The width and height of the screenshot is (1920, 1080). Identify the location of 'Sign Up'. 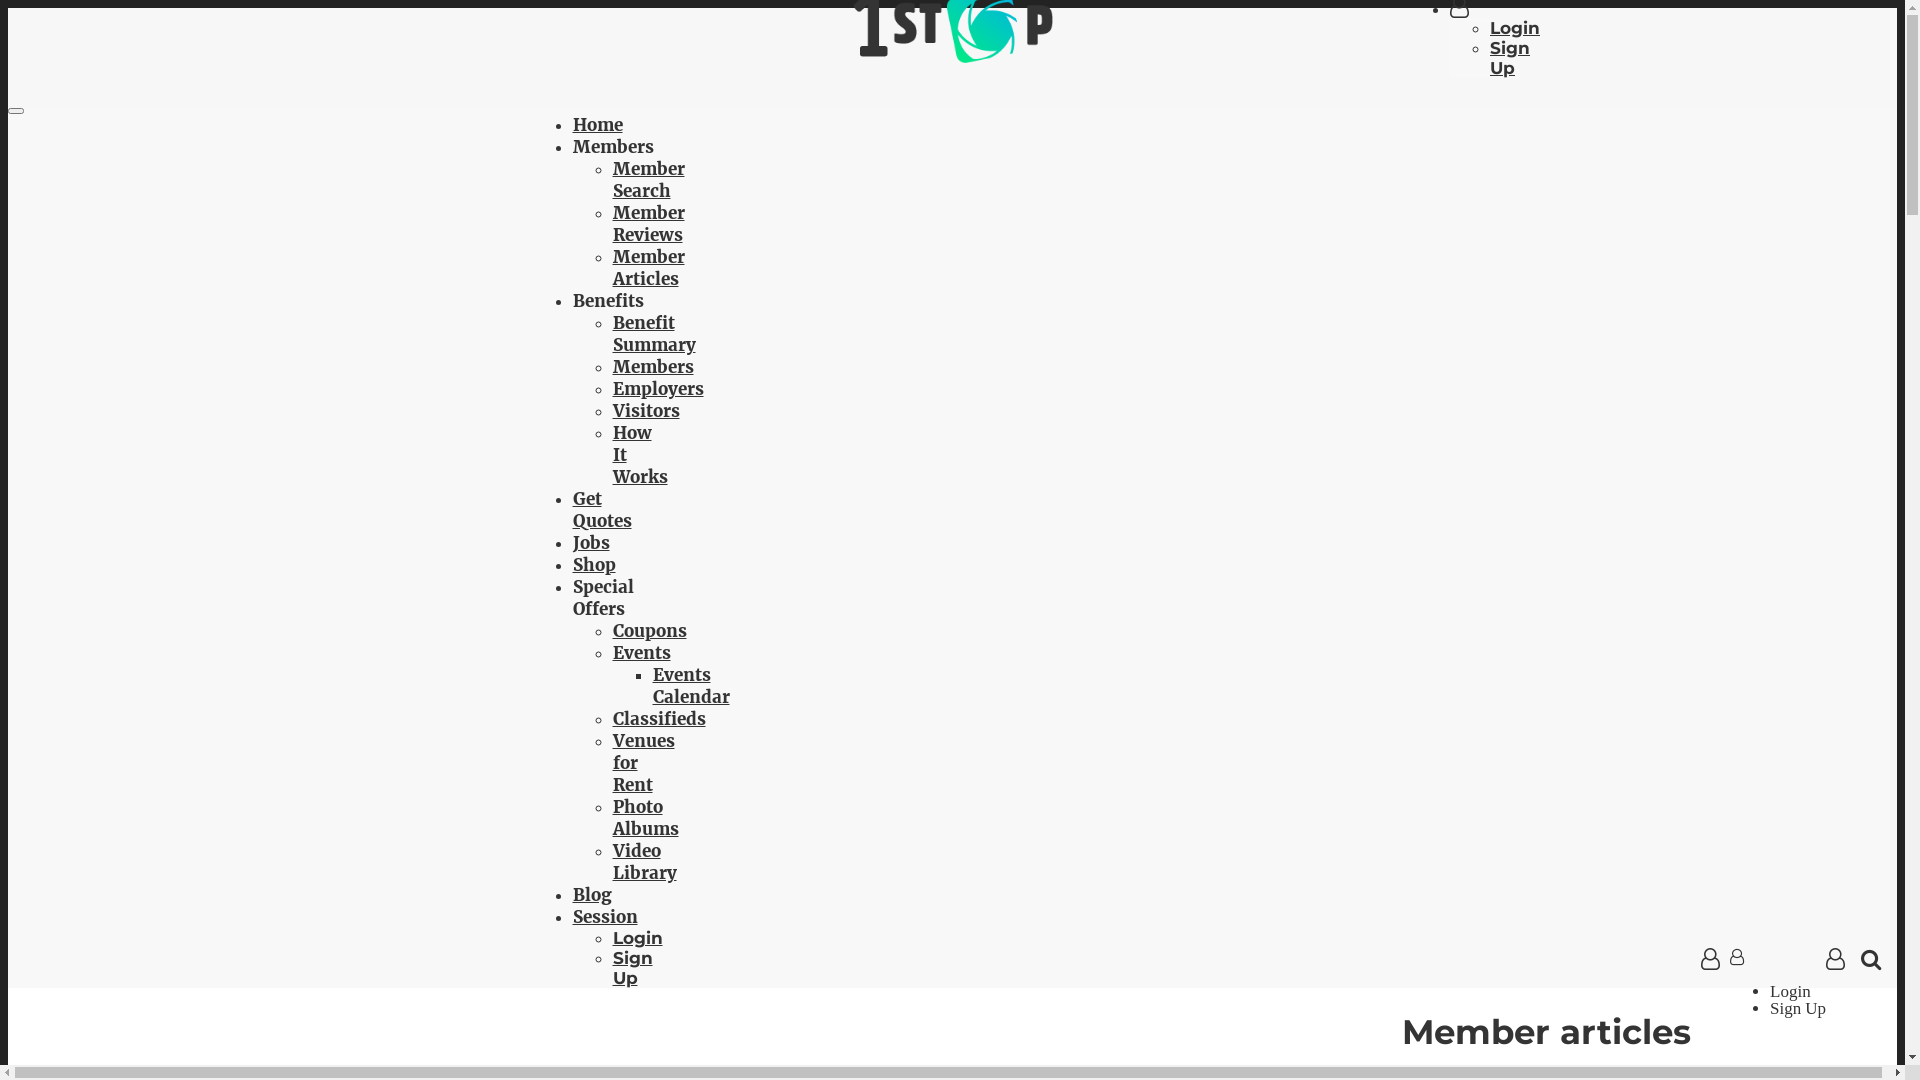
(631, 967).